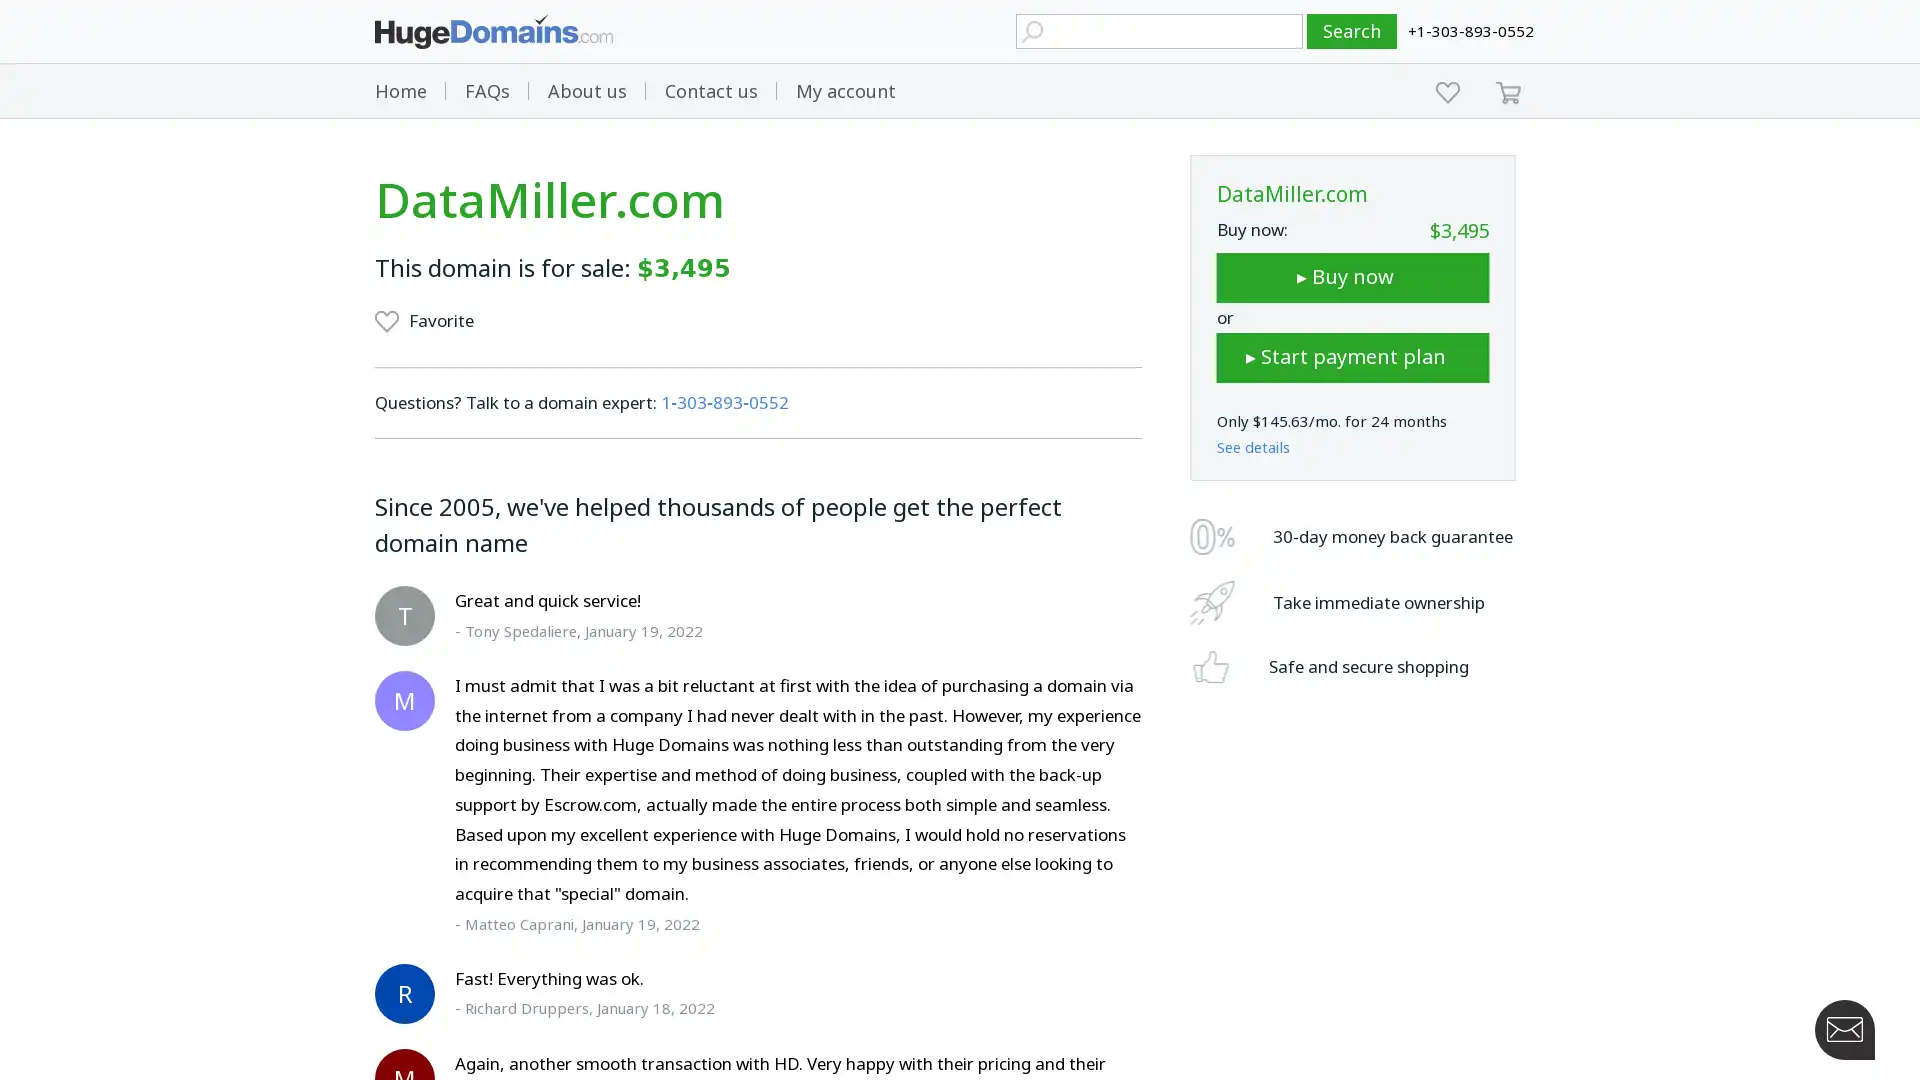 The height and width of the screenshot is (1080, 1920). I want to click on Search, so click(1352, 31).